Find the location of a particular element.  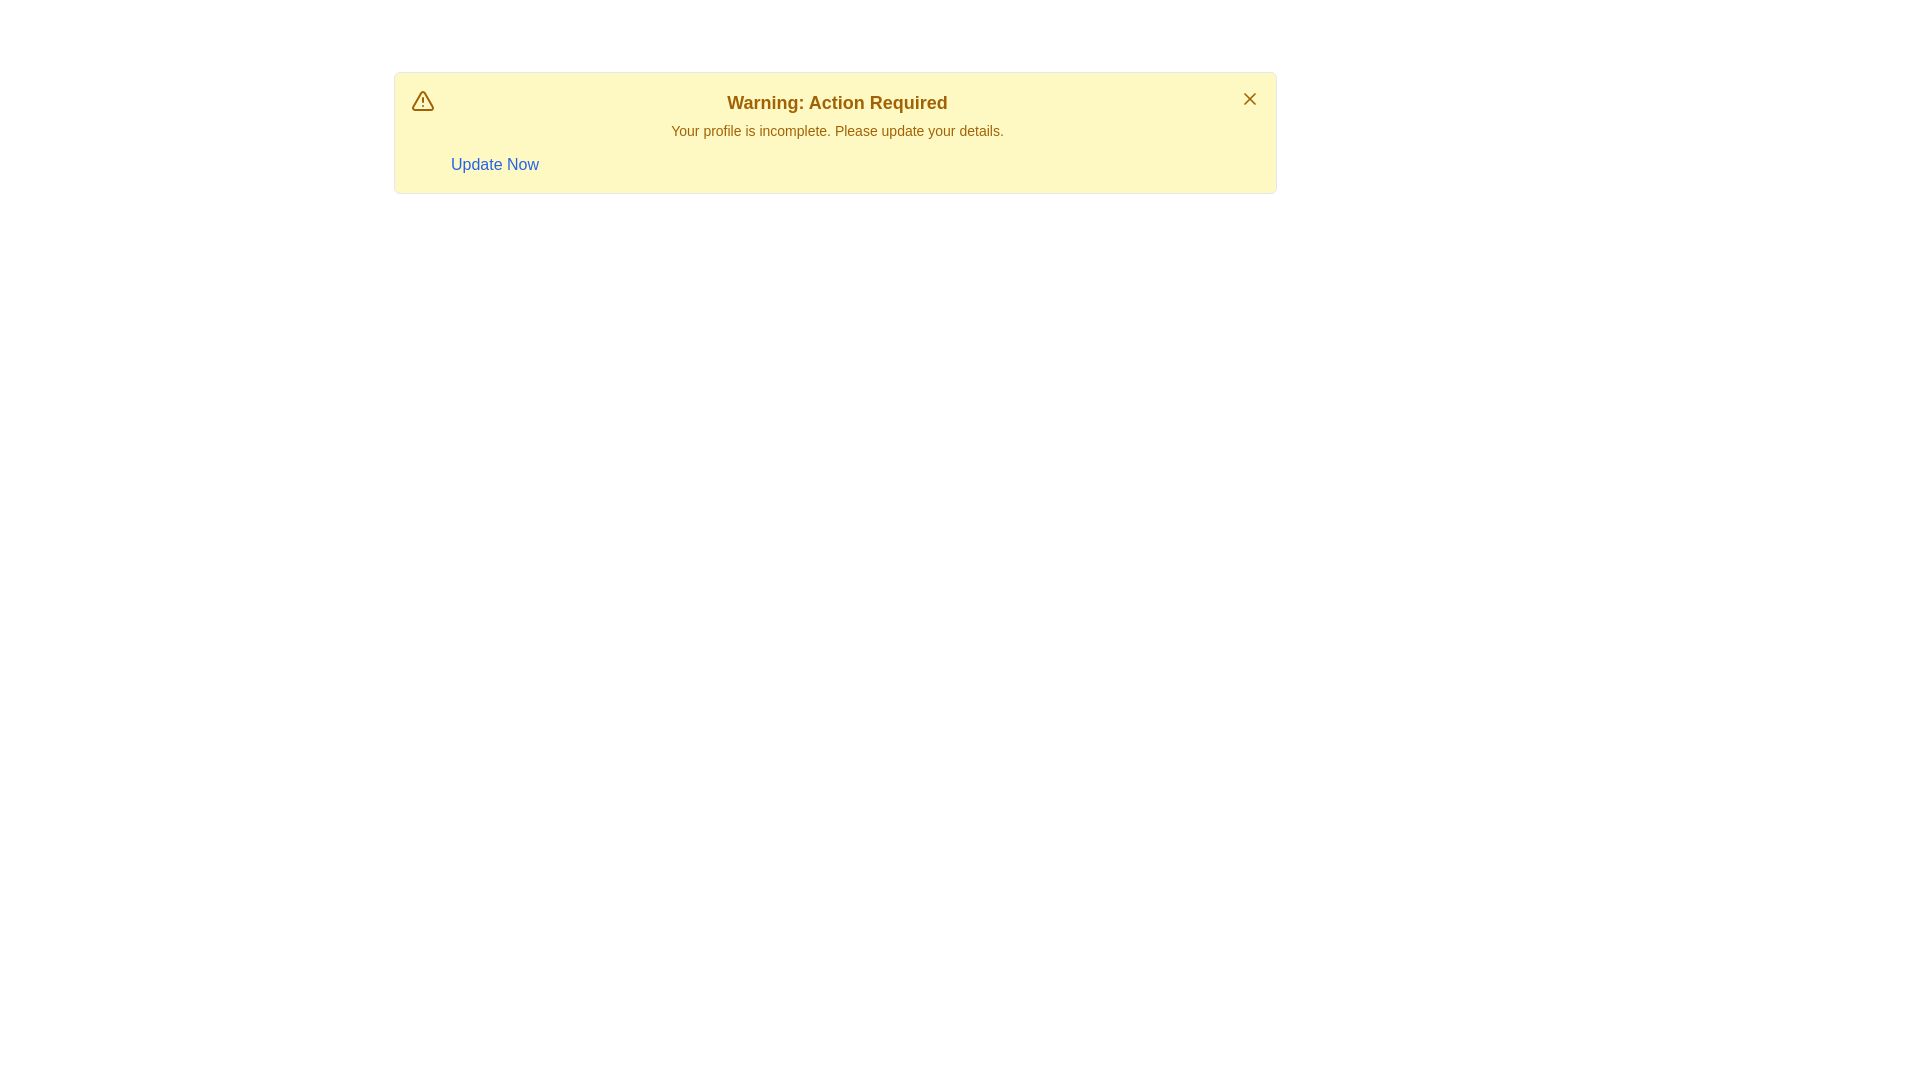

the triangular warning icon with an exclamation mark inside, located in the top-left corner of the yellow notification banner is located at coordinates (421, 100).